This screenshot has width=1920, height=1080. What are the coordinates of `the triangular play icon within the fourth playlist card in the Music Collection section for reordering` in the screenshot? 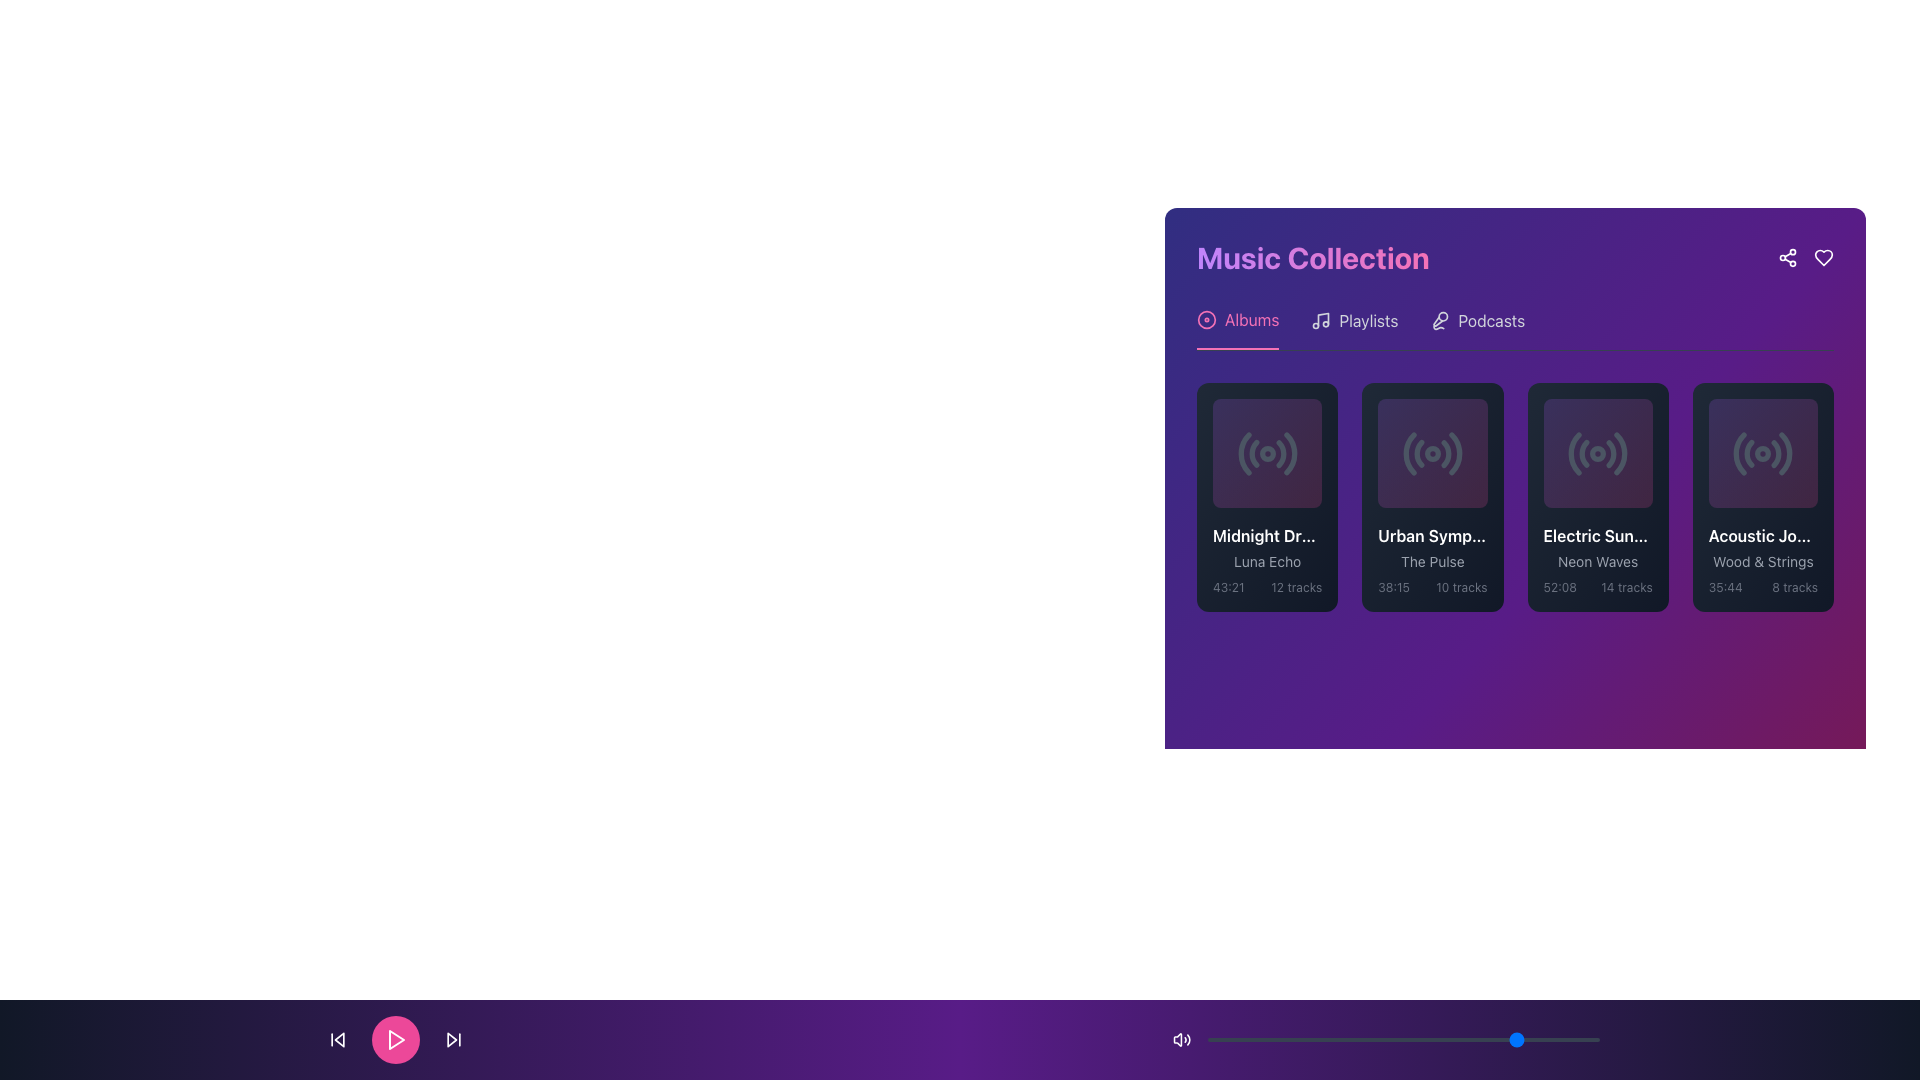 It's located at (1764, 453).